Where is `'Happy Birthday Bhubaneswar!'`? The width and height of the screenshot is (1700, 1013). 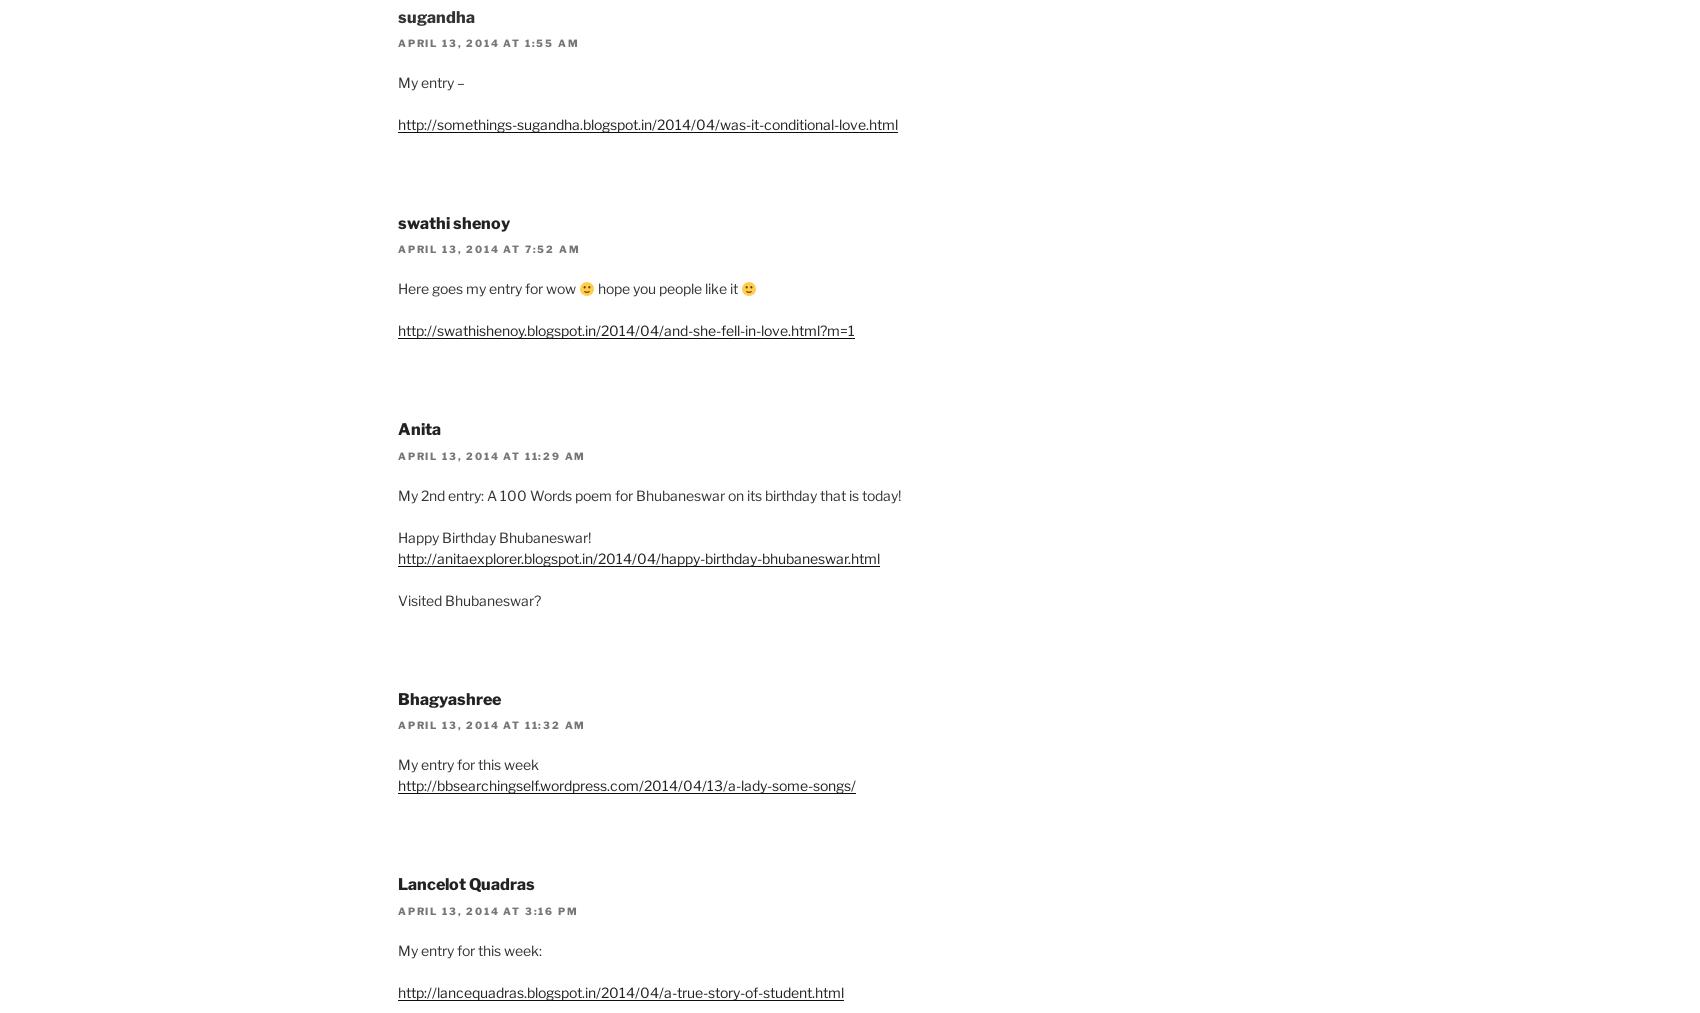
'Happy Birthday Bhubaneswar!' is located at coordinates (396, 536).